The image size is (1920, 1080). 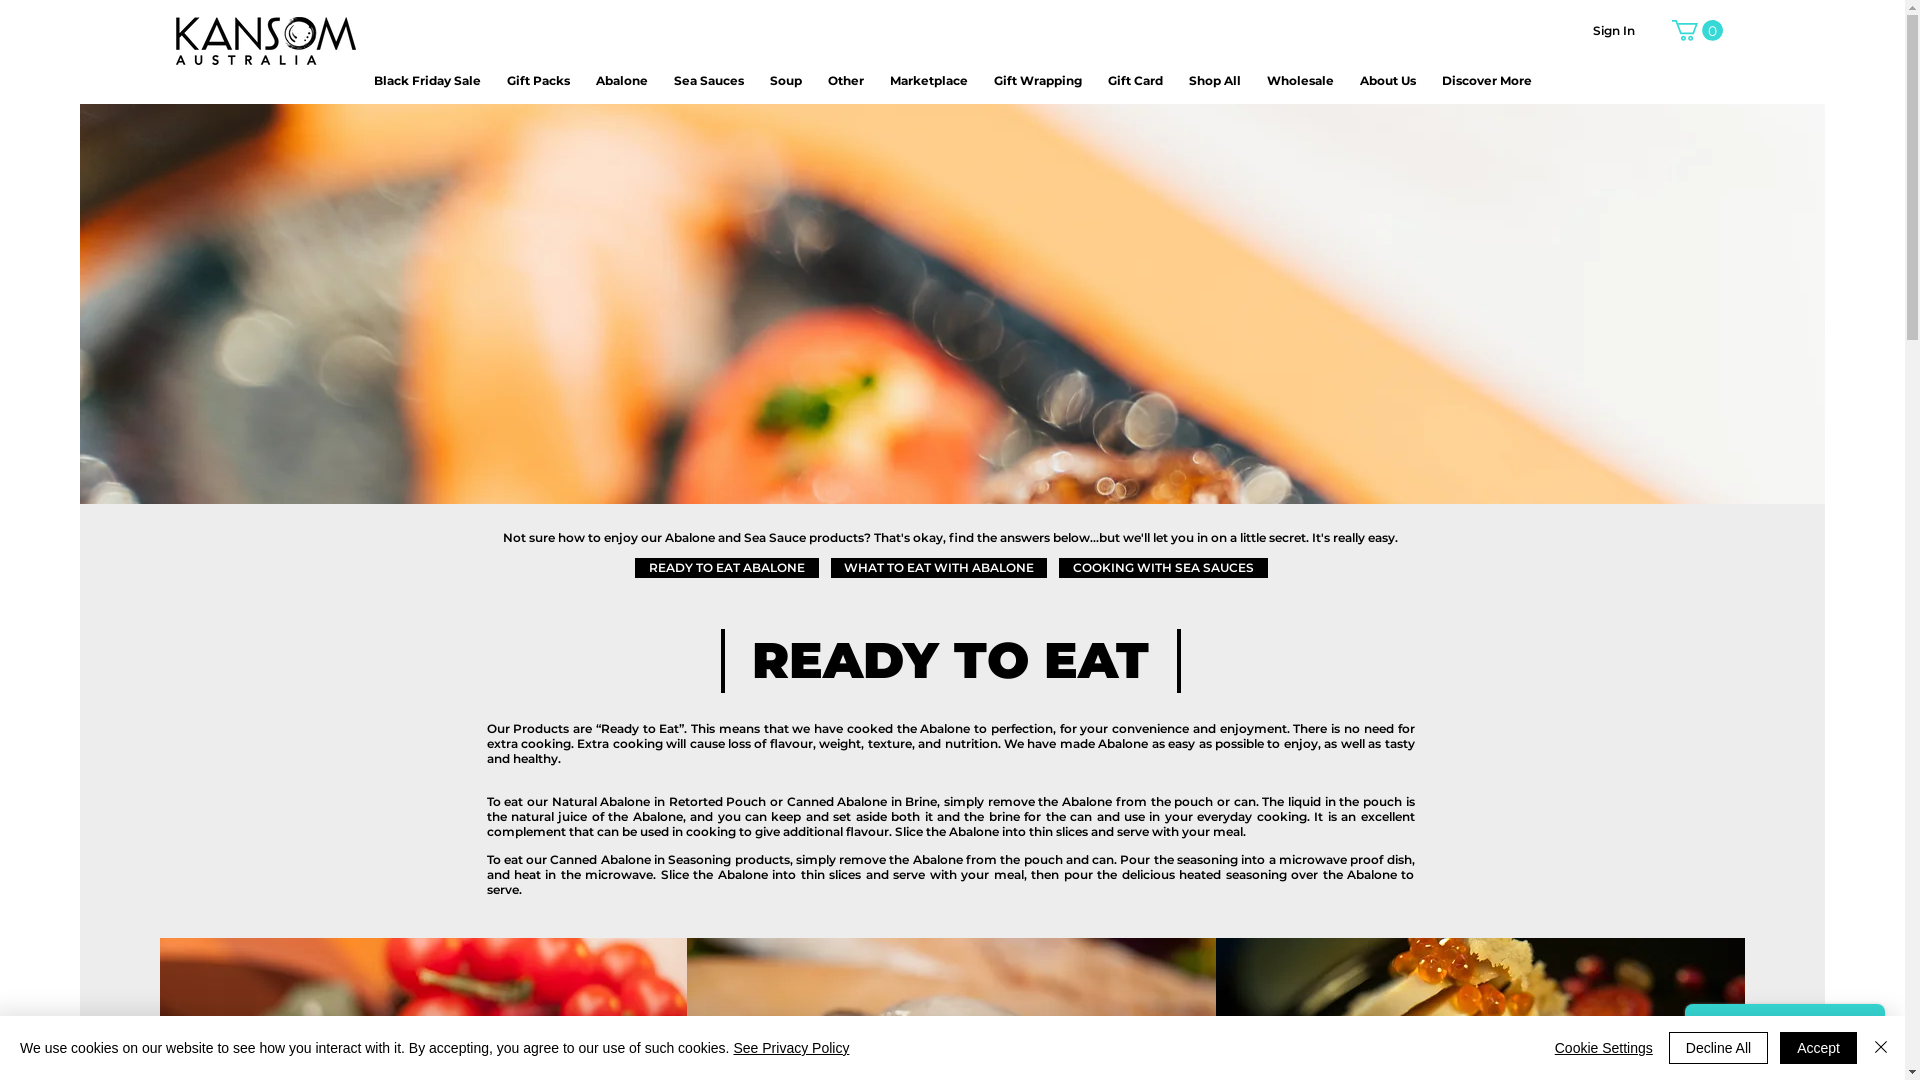 I want to click on 'Other', so click(x=845, y=79).